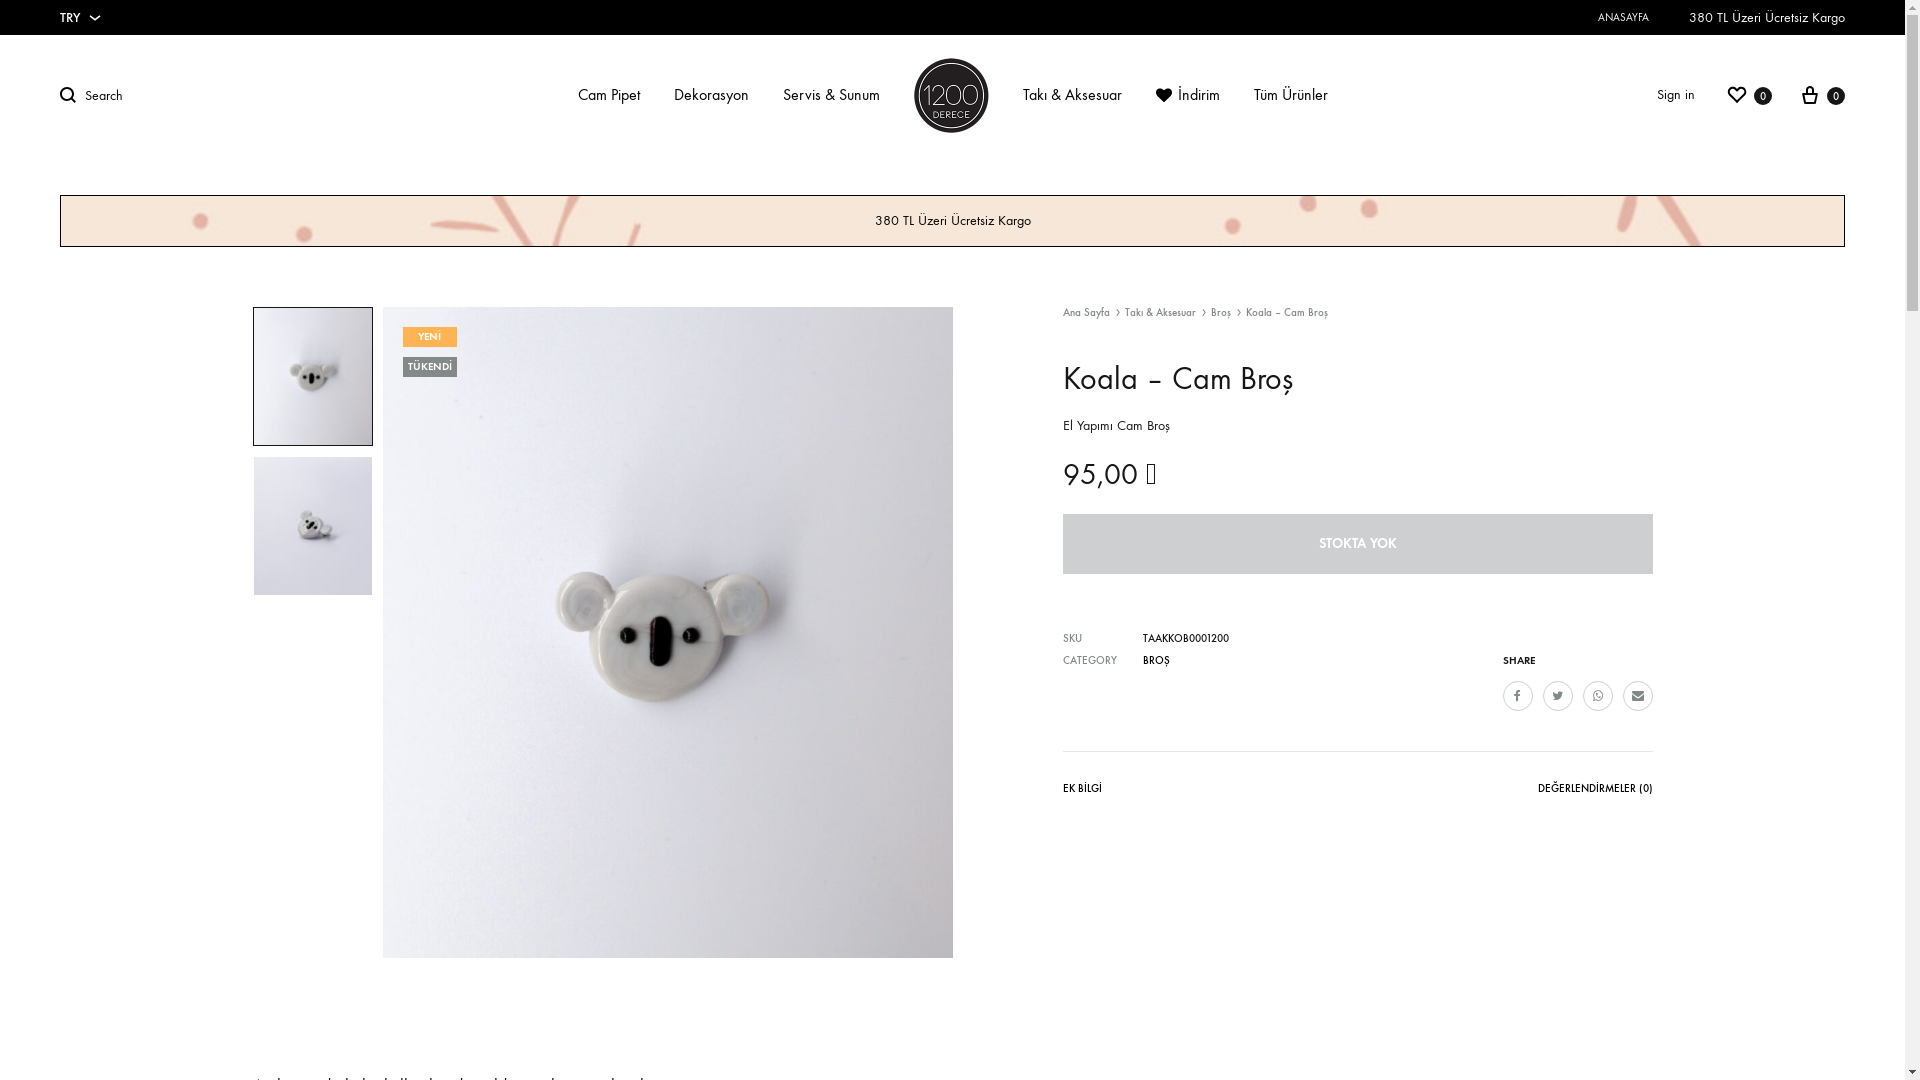  I want to click on 'Dekorasyon', so click(673, 95).